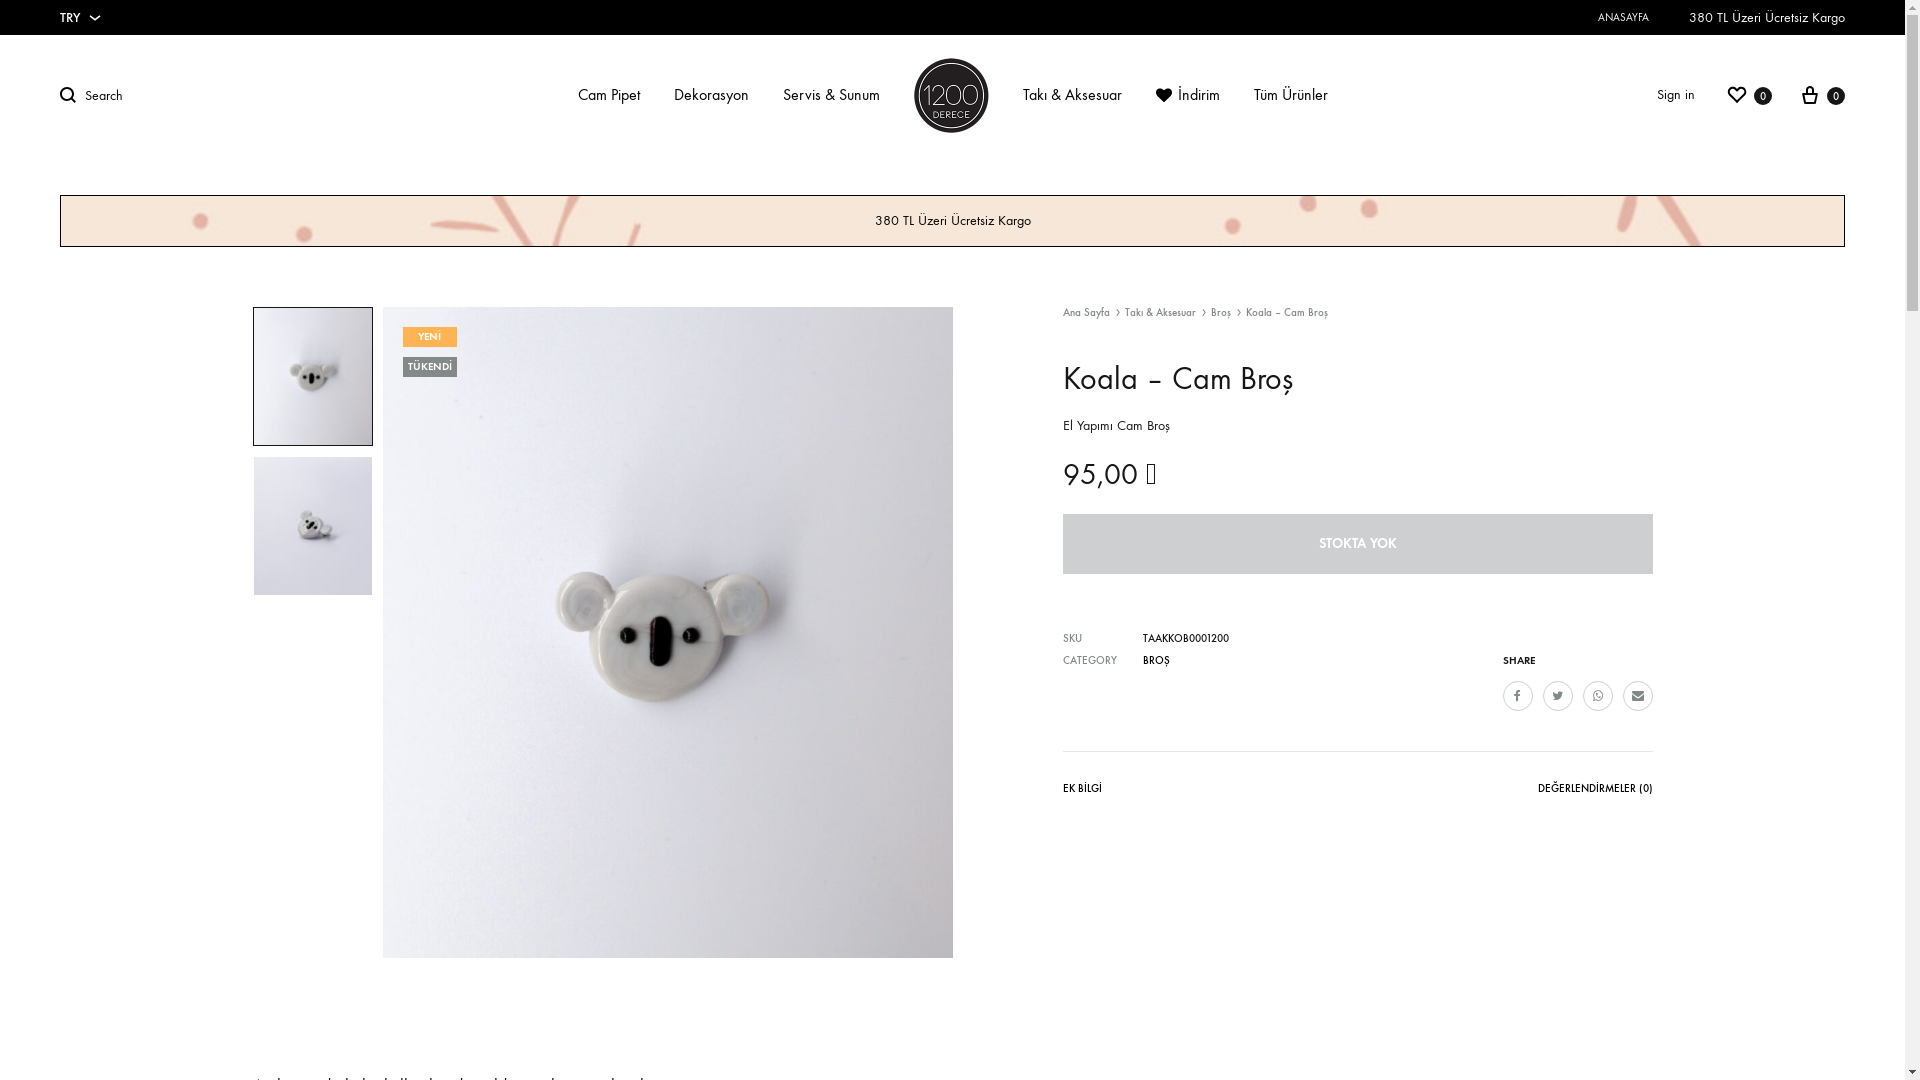  I want to click on 'Dekorasyon', so click(673, 95).